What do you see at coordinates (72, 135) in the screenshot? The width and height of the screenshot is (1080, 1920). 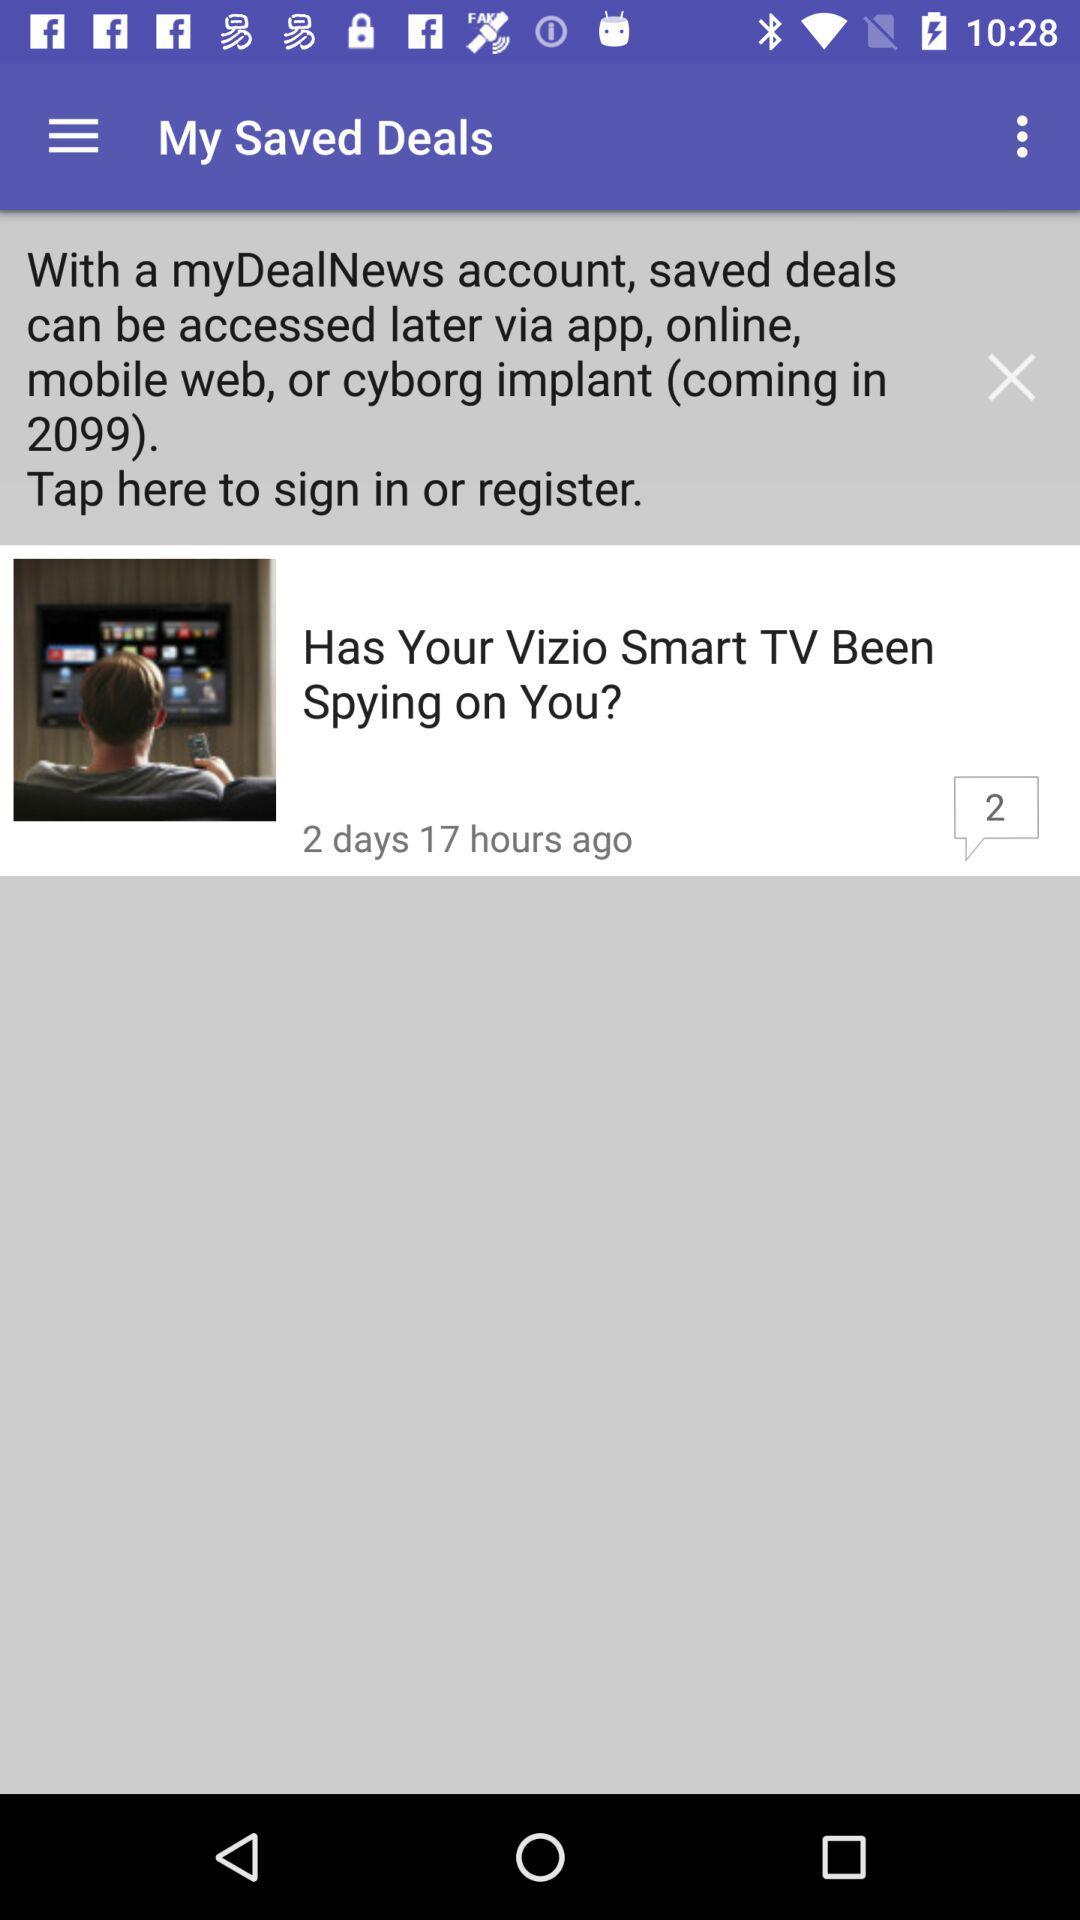 I see `menu for more options` at bounding box center [72, 135].